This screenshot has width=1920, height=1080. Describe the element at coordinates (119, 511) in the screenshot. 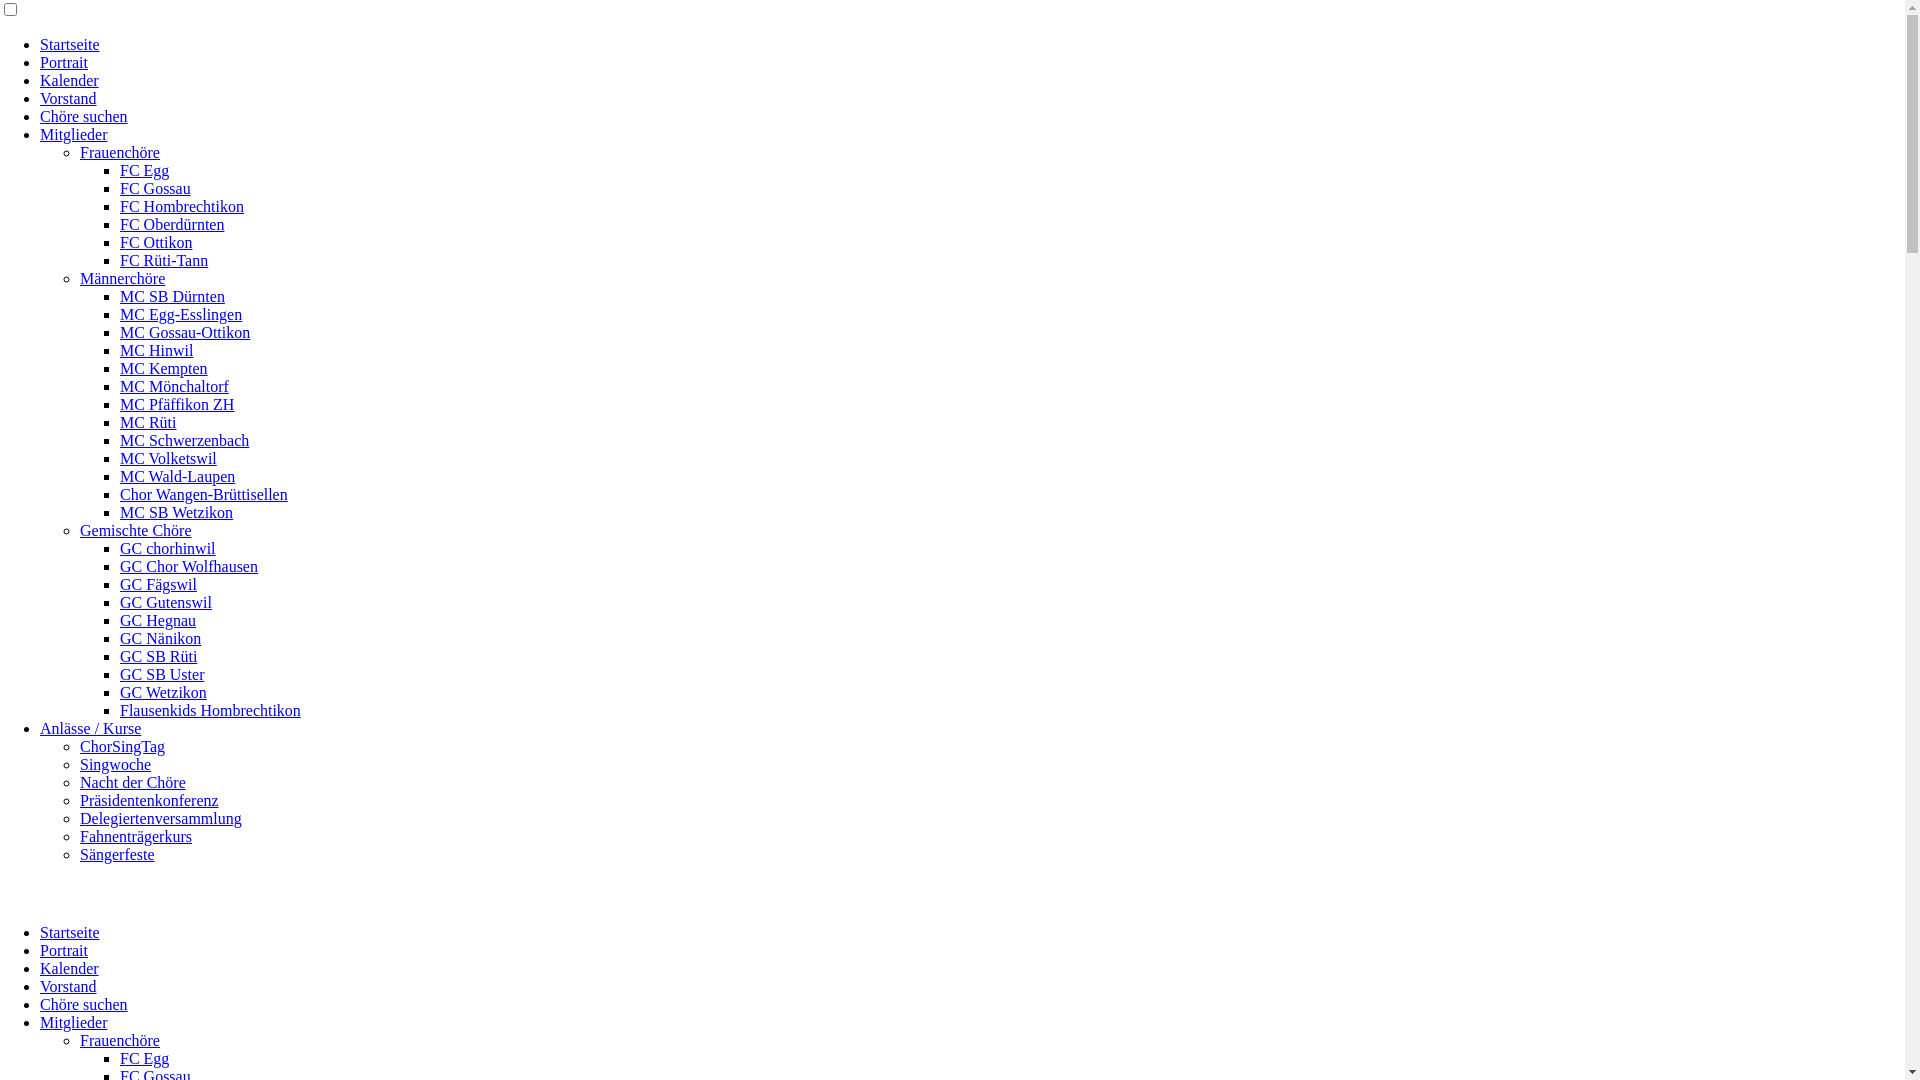

I see `'MC SB Wetzikon'` at that location.